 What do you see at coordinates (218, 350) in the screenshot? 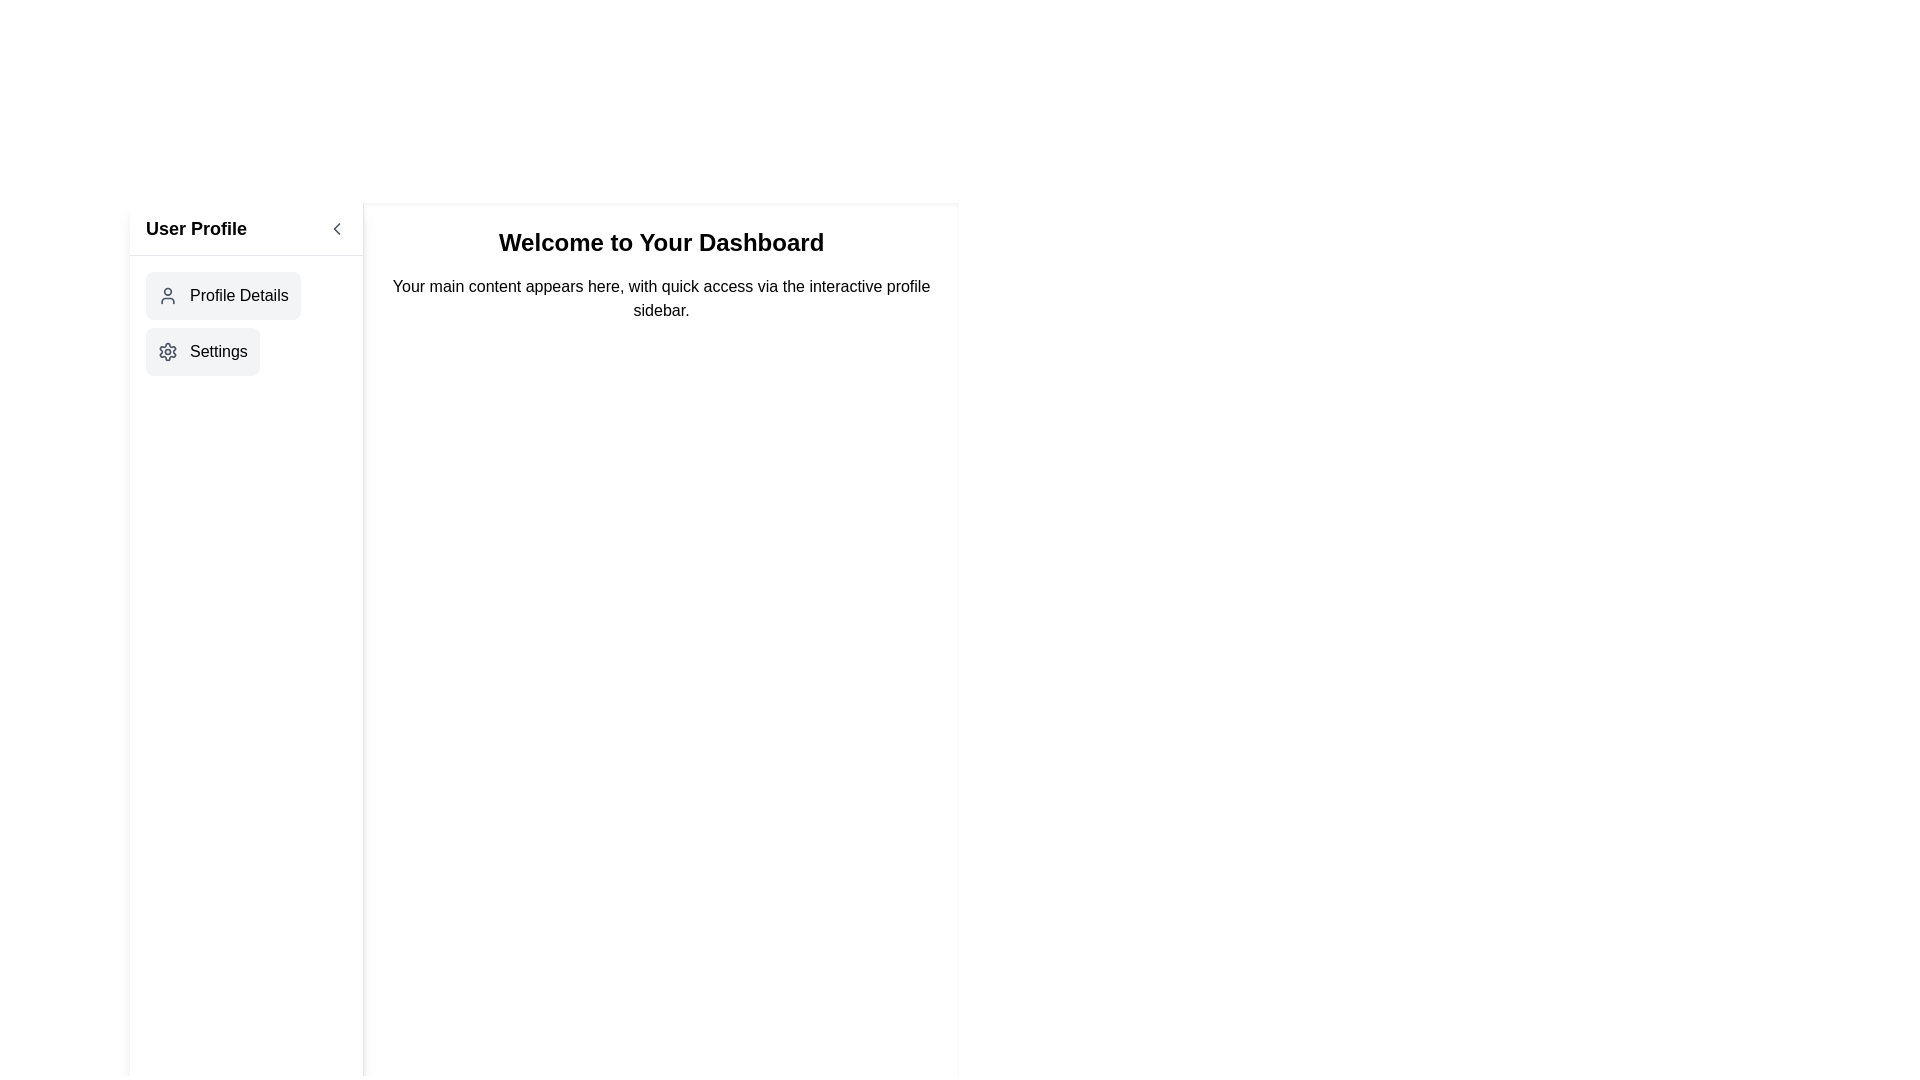
I see `the 'Settings' text label in the sidebar menu` at bounding box center [218, 350].